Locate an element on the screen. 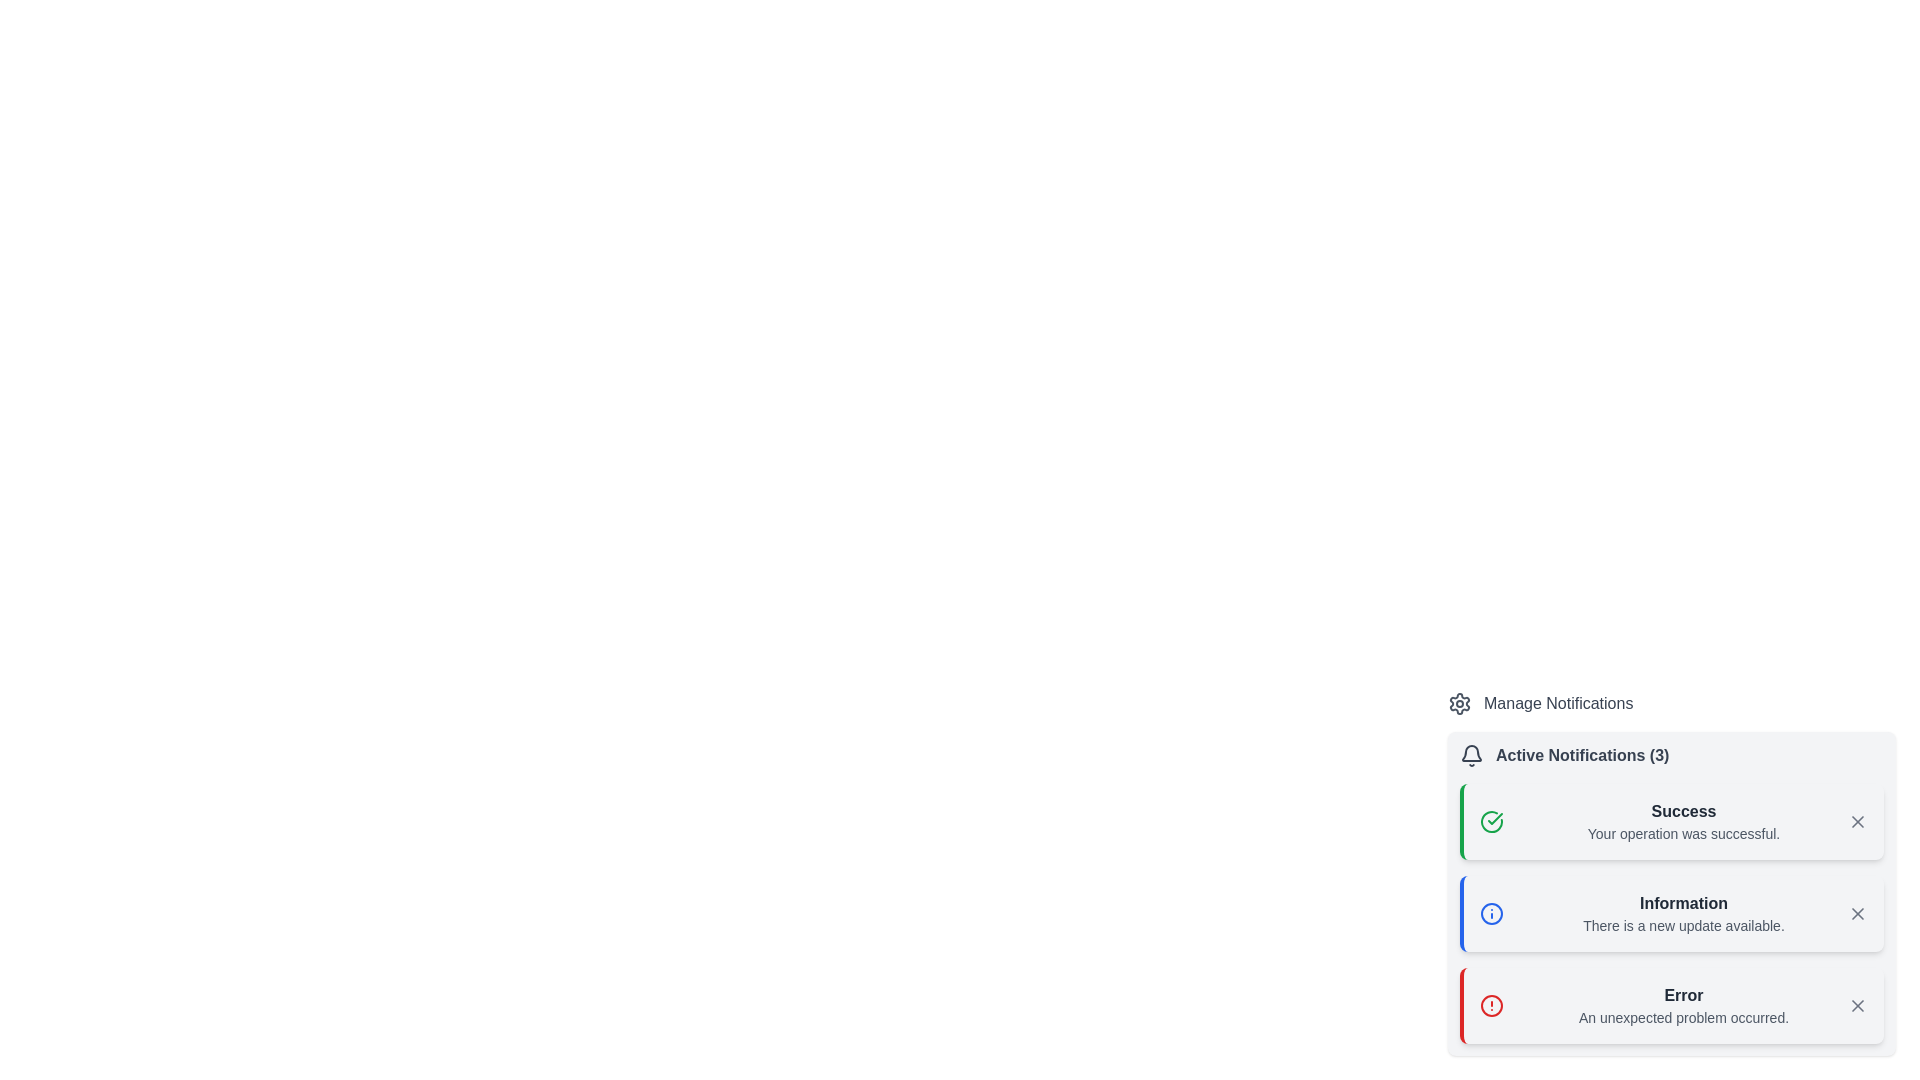 This screenshot has height=1080, width=1920. the text label that says 'There is a new update available.' located below the bold 'Information' header in the notification list is located at coordinates (1683, 925).